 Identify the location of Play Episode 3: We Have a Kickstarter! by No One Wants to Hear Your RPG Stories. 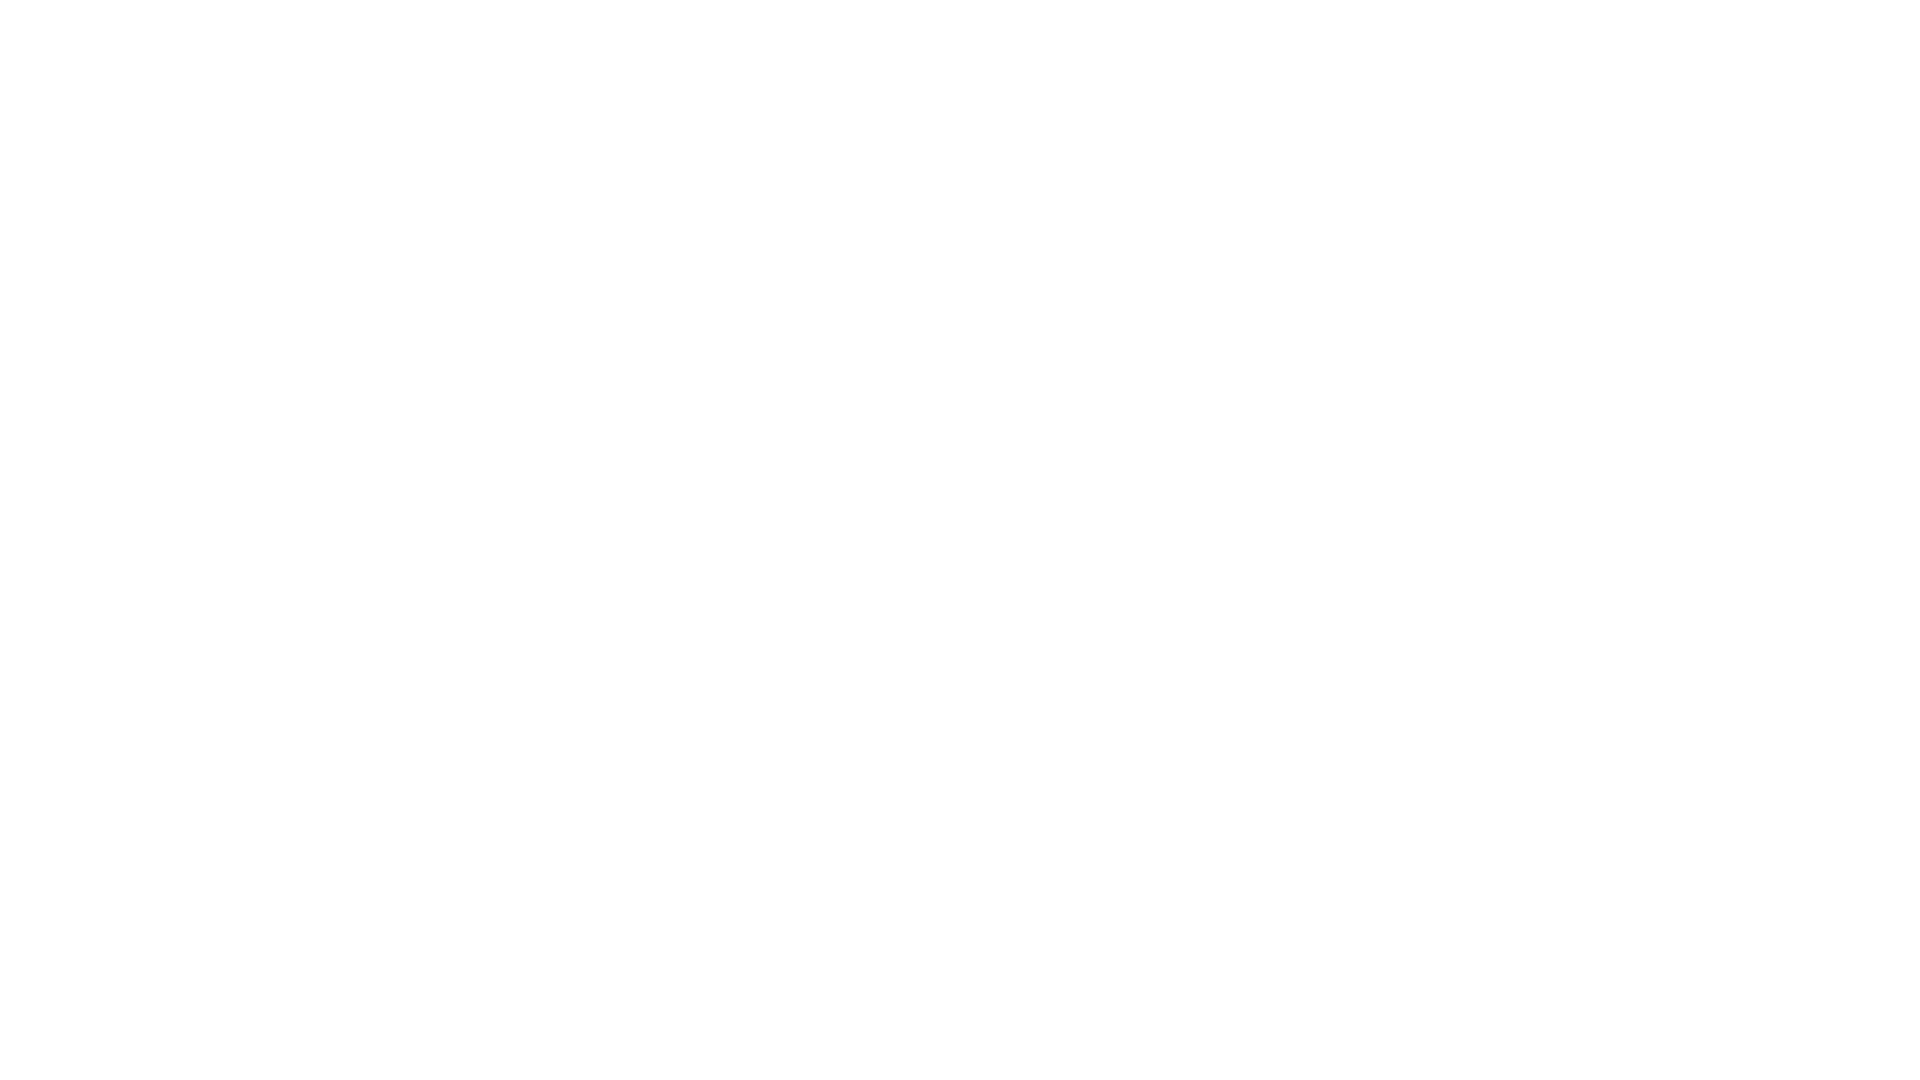
(268, 575).